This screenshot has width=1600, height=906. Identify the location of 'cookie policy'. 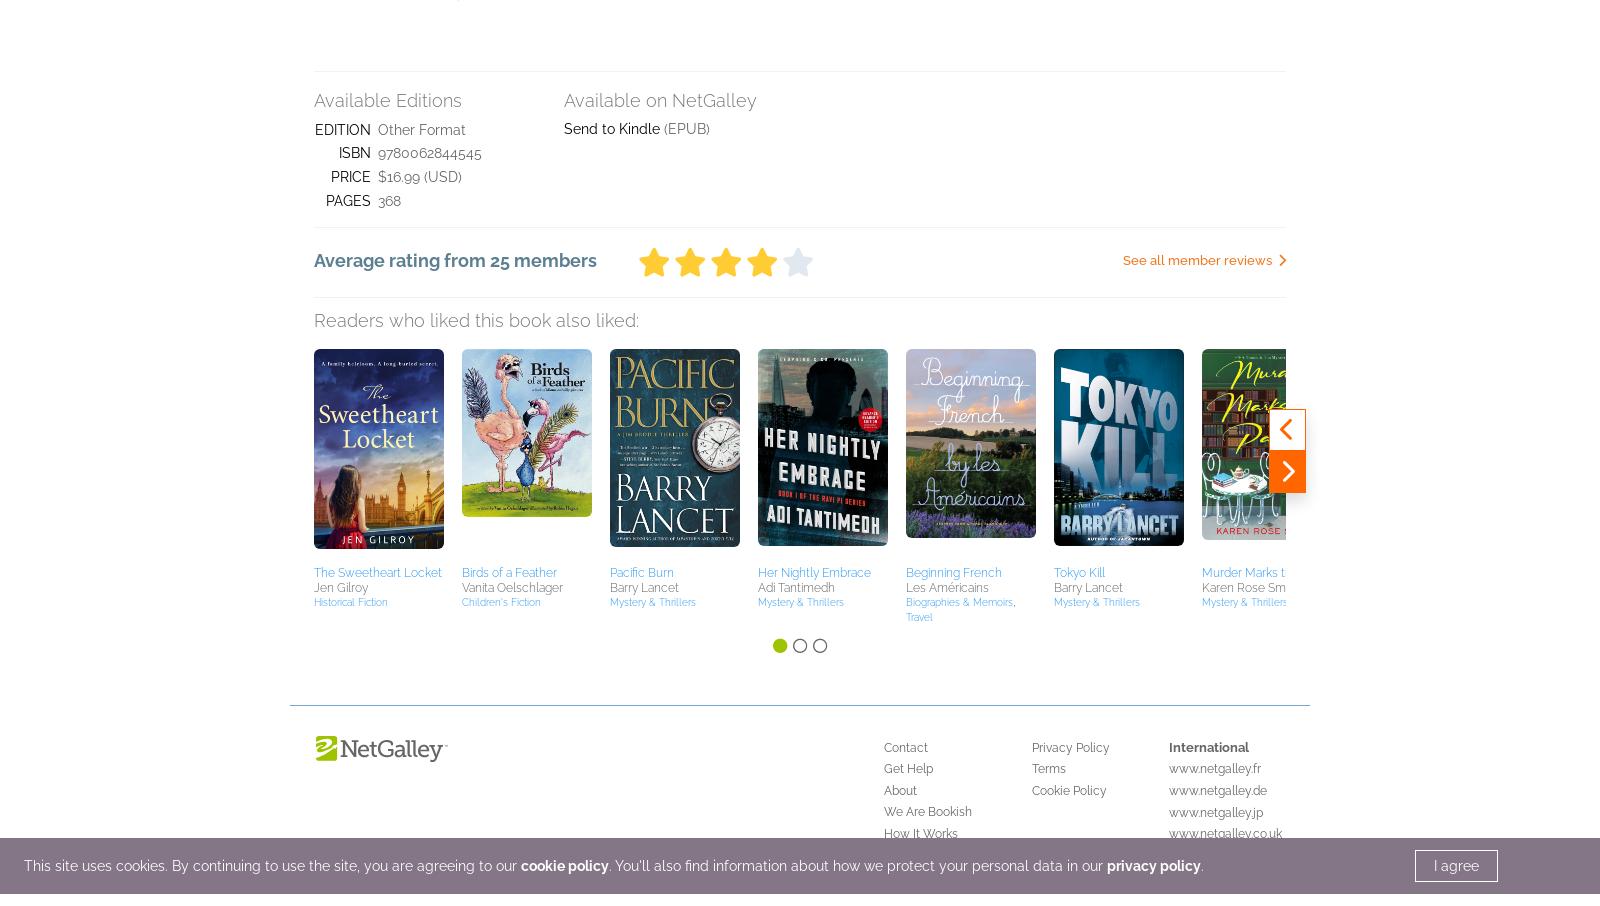
(563, 65).